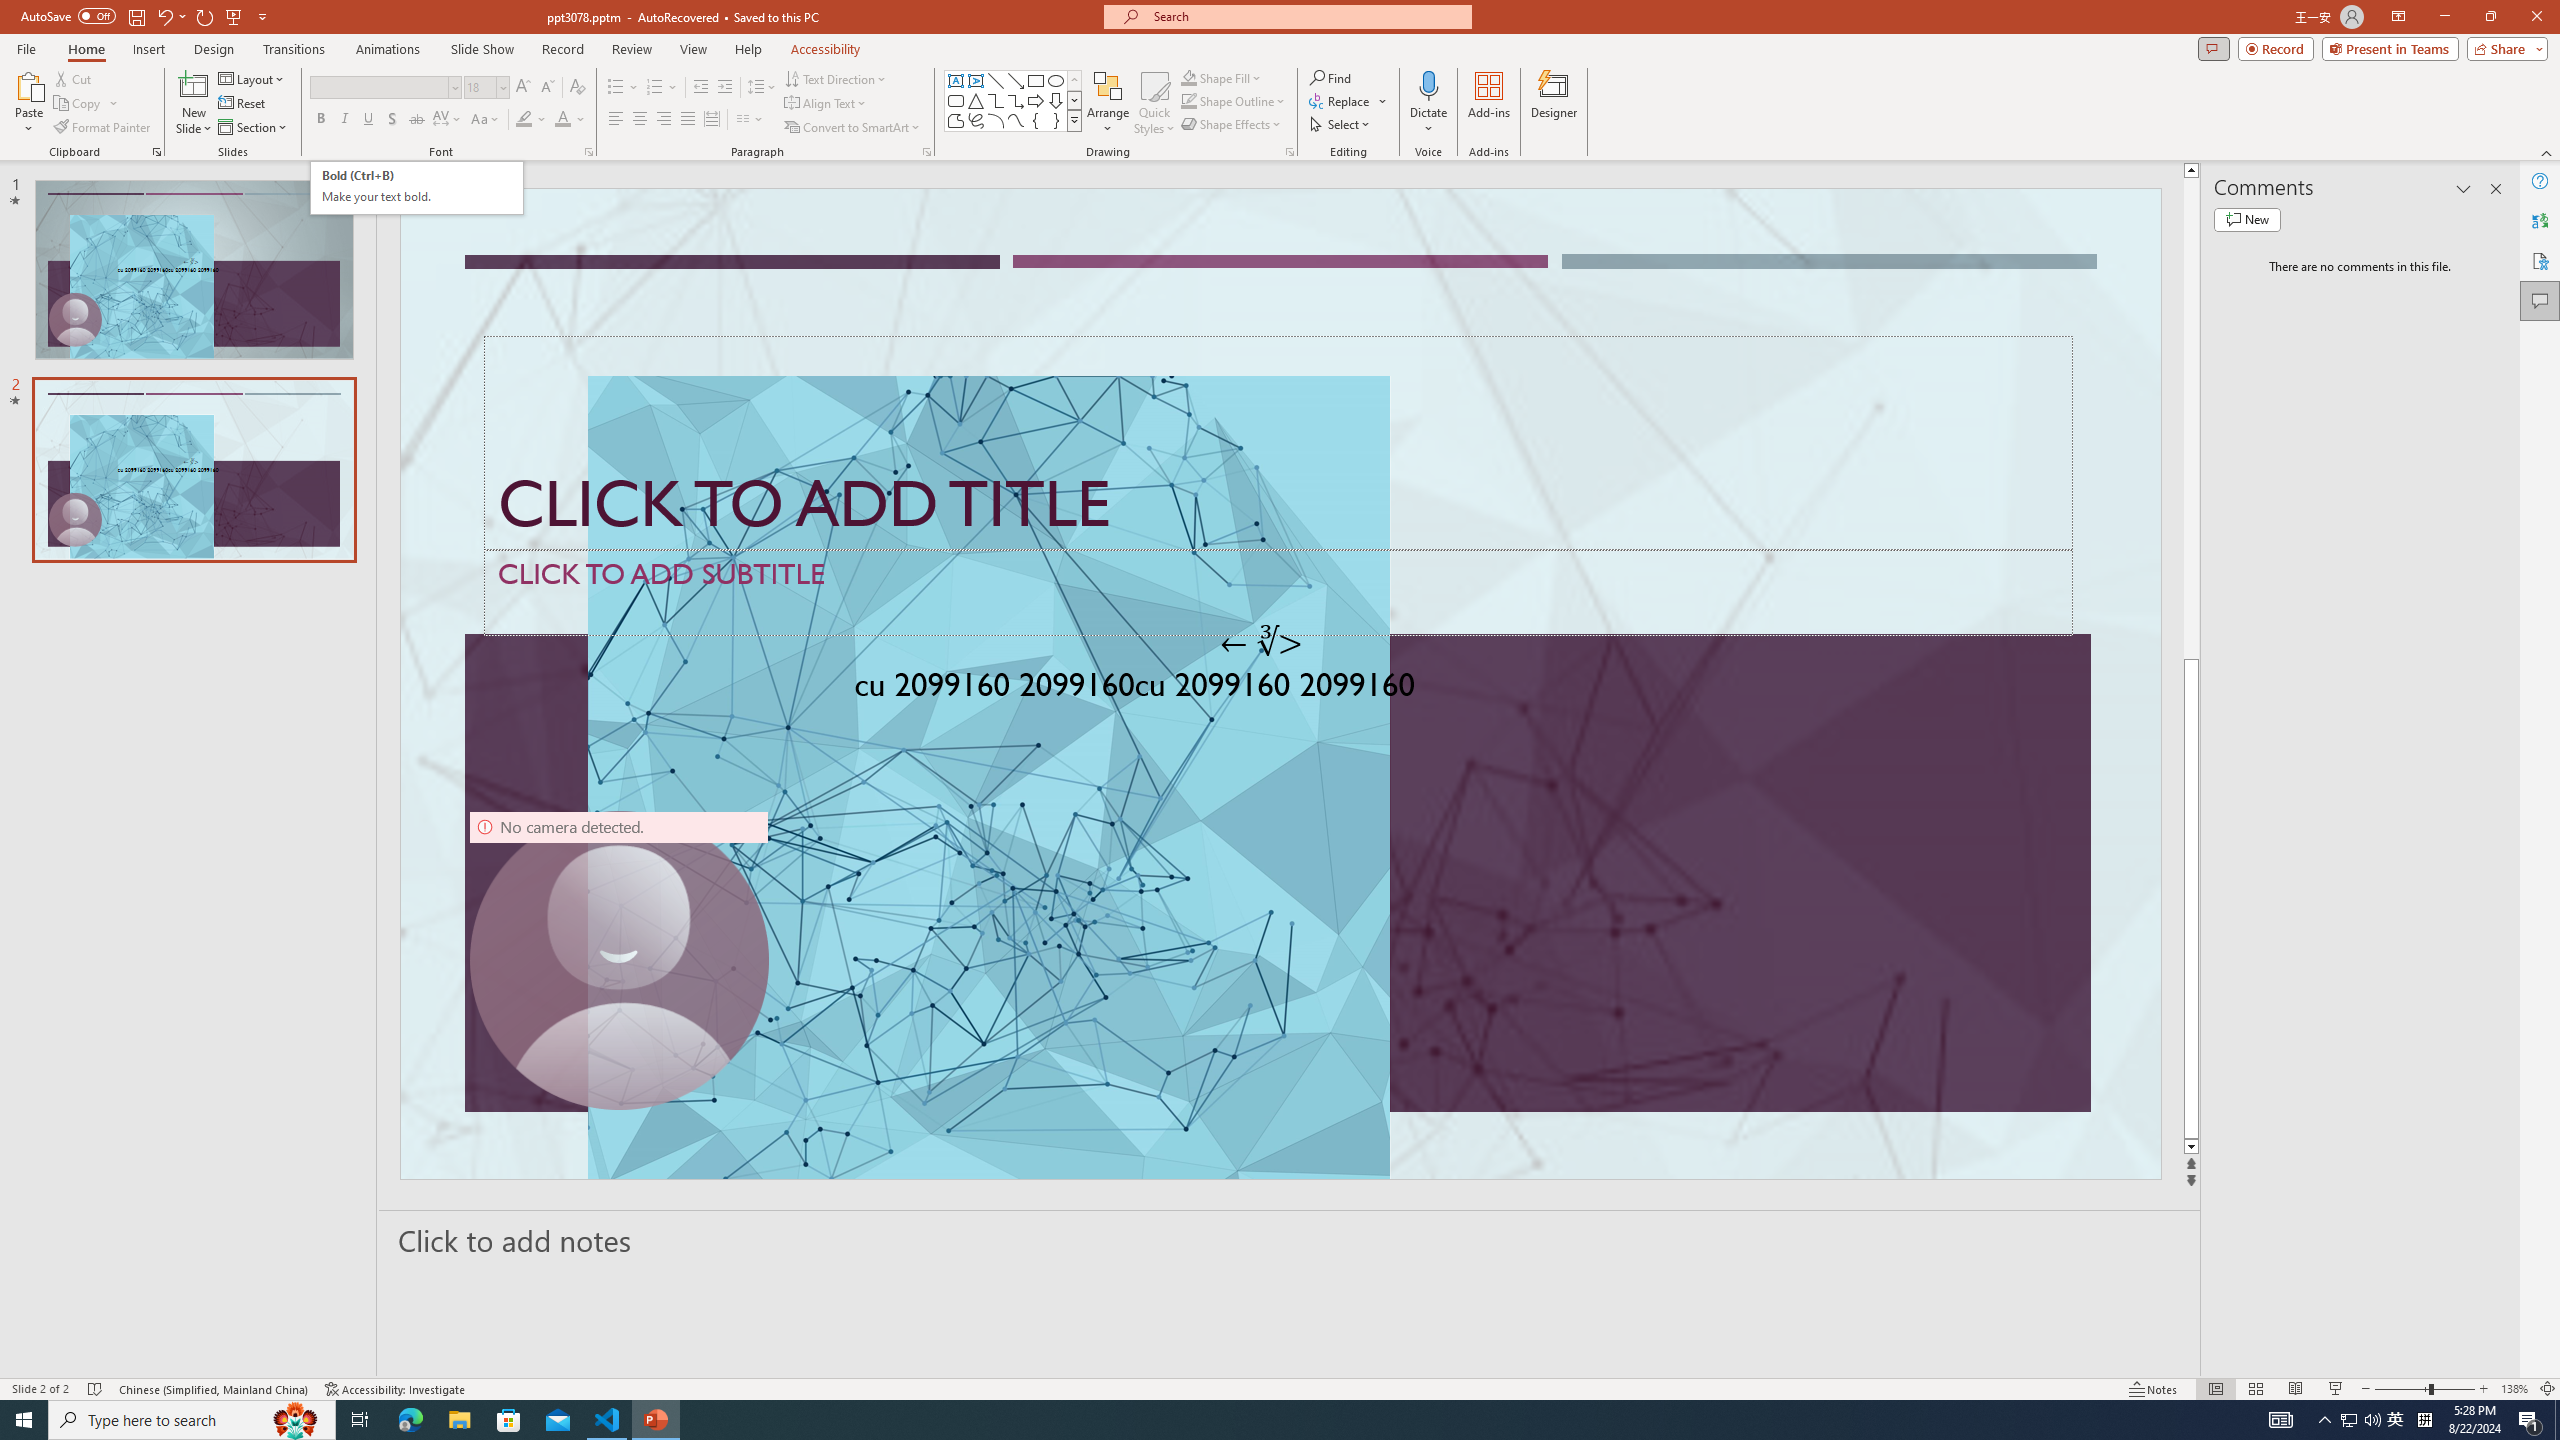 This screenshot has width=2560, height=1440. What do you see at coordinates (974, 80) in the screenshot?
I see `'Vertical Text Box'` at bounding box center [974, 80].